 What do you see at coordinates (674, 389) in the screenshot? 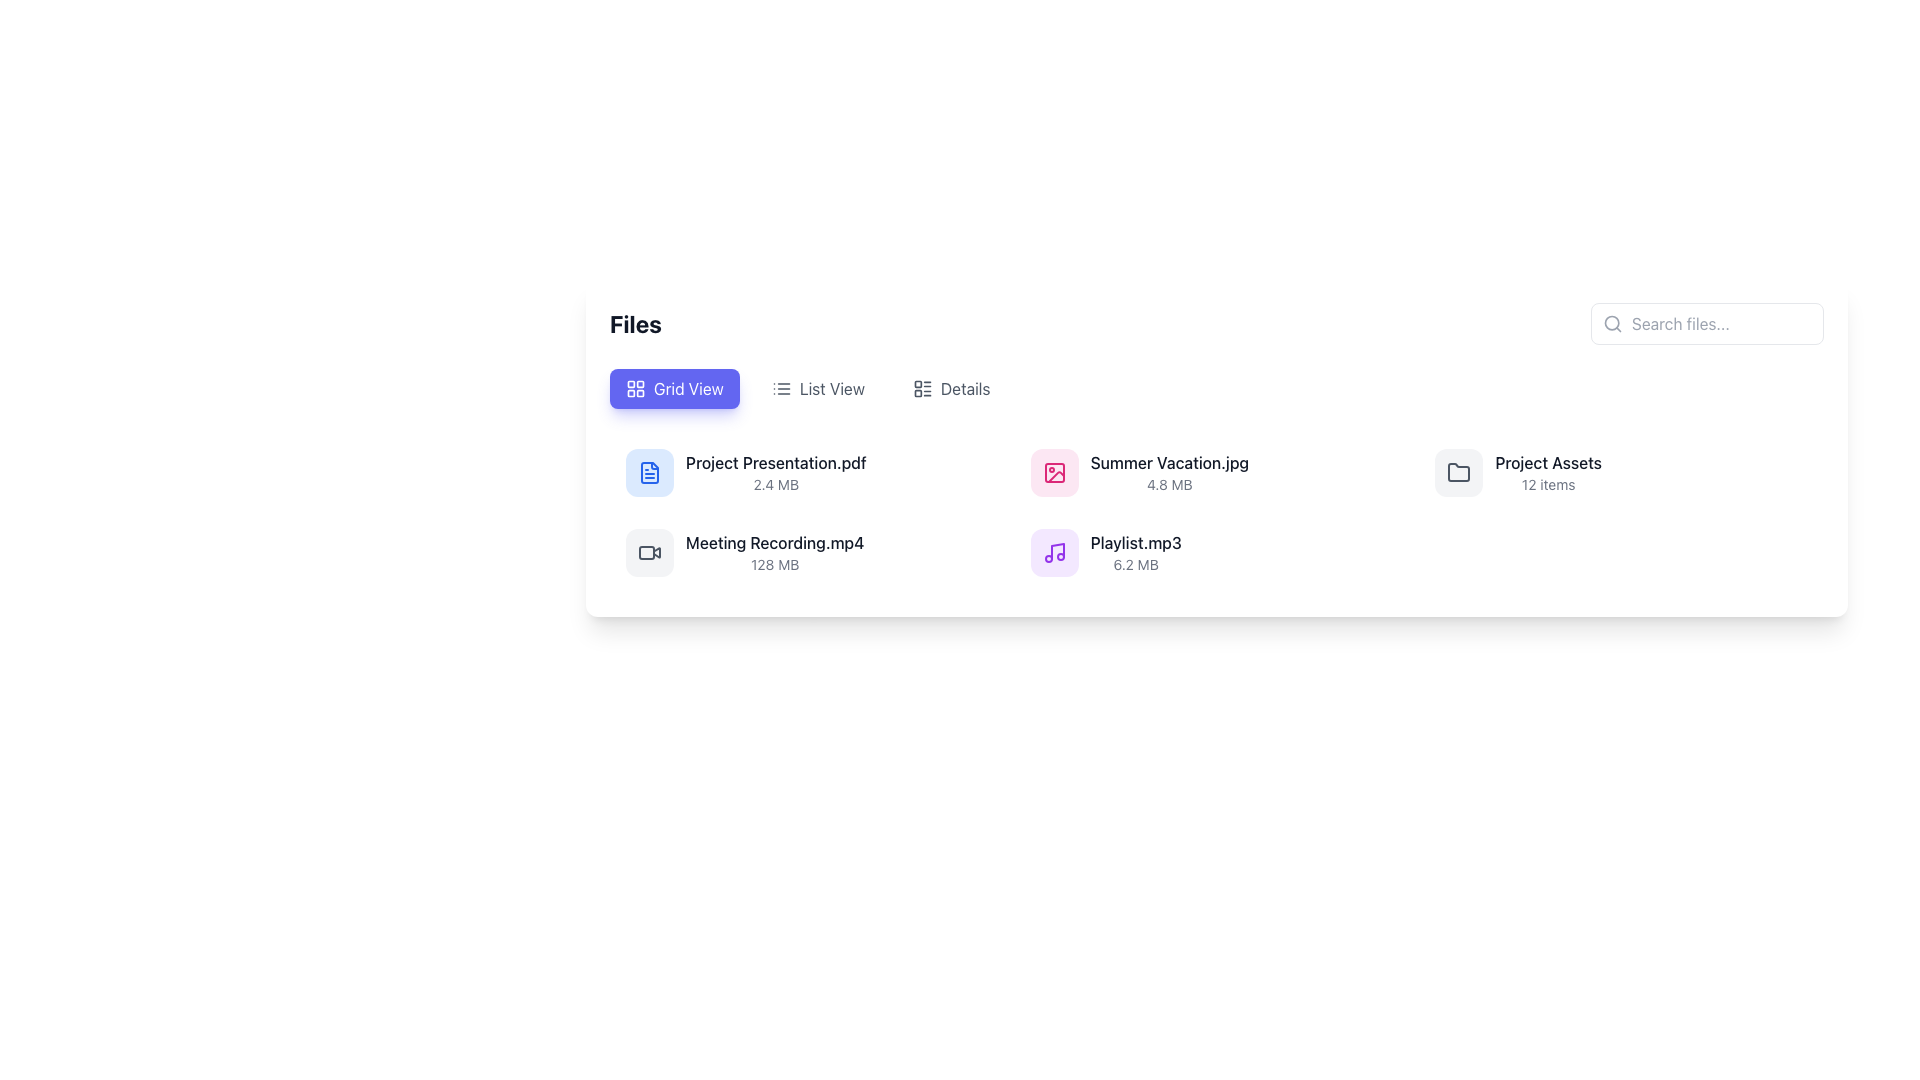
I see `the first button in the horizontal list that switches the file display format to a grid view` at bounding box center [674, 389].